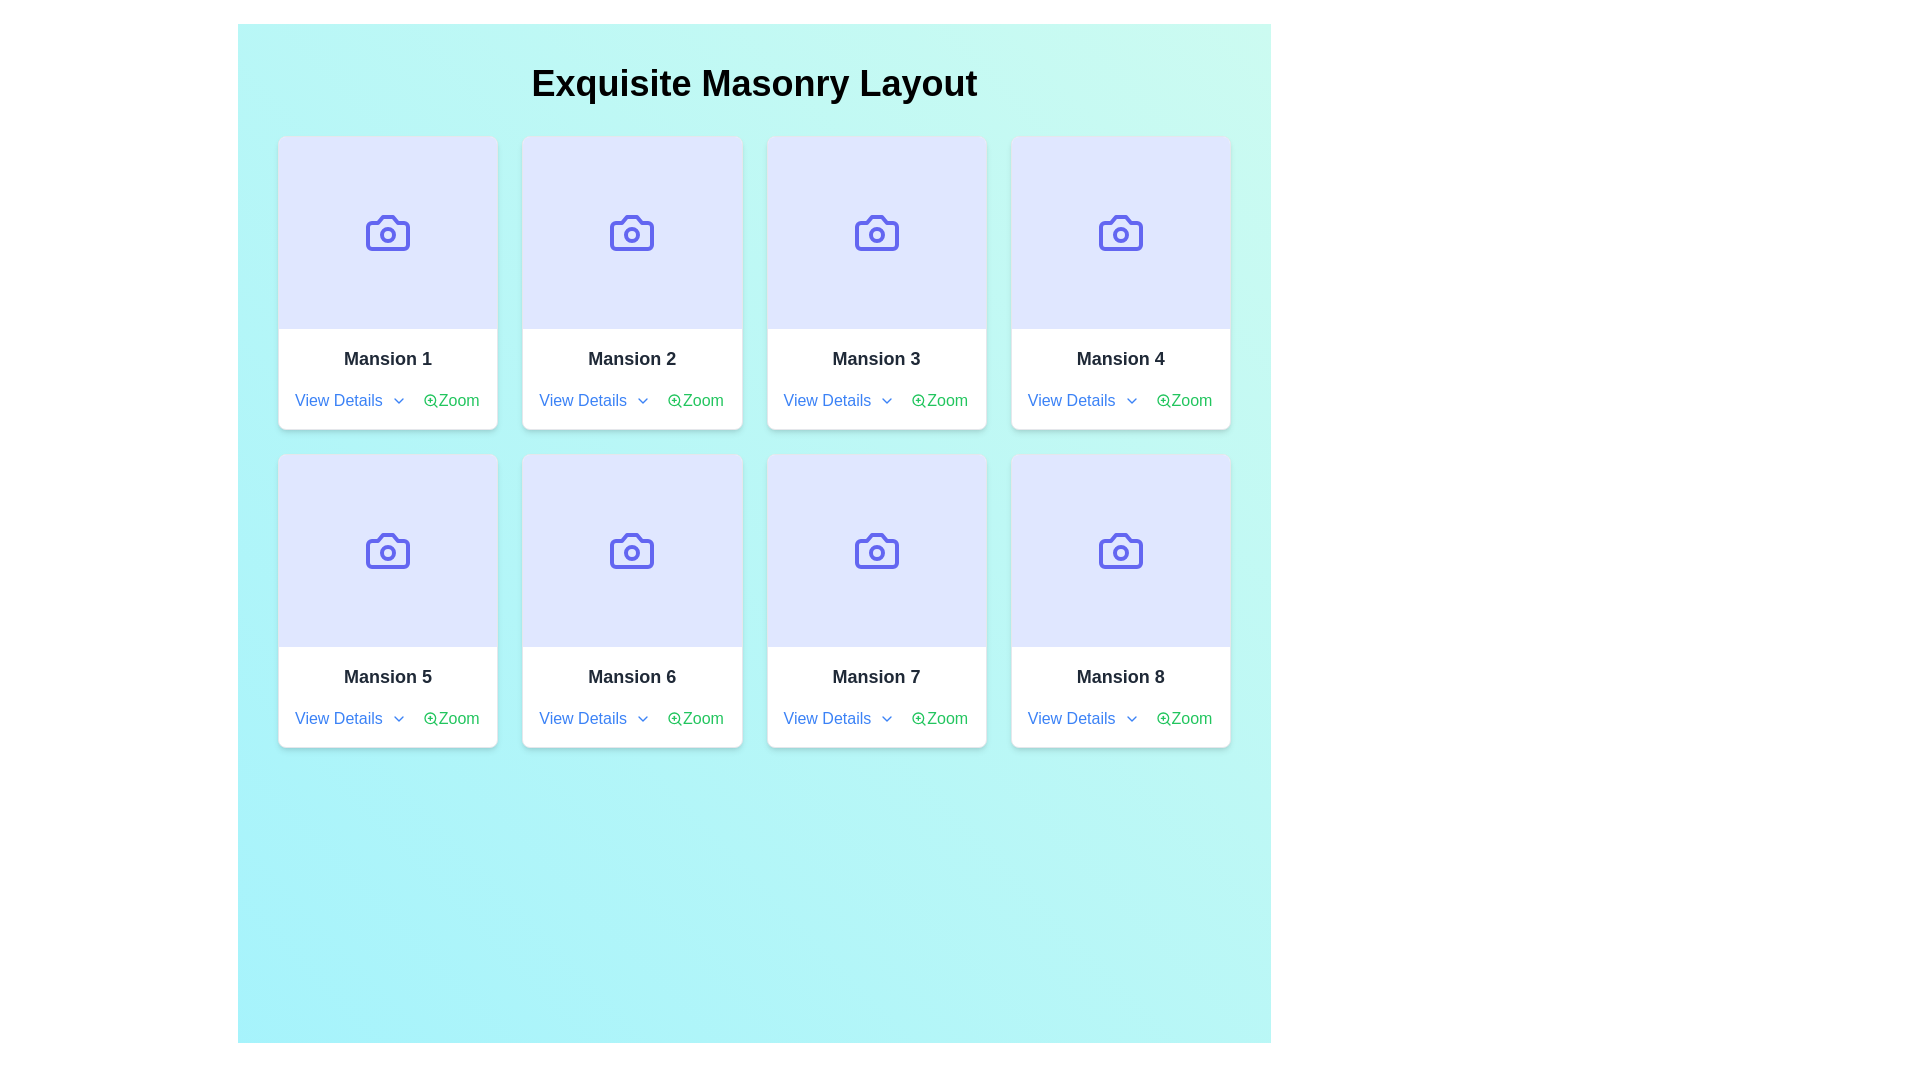 The height and width of the screenshot is (1080, 1920). Describe the element at coordinates (1120, 676) in the screenshot. I see `the title label for the 'Mansion 8' card, which is positioned at the bottom of the last card in the second row of an 8-card grid layout, directly above the 'View Details' and 'Zoom' links` at that location.